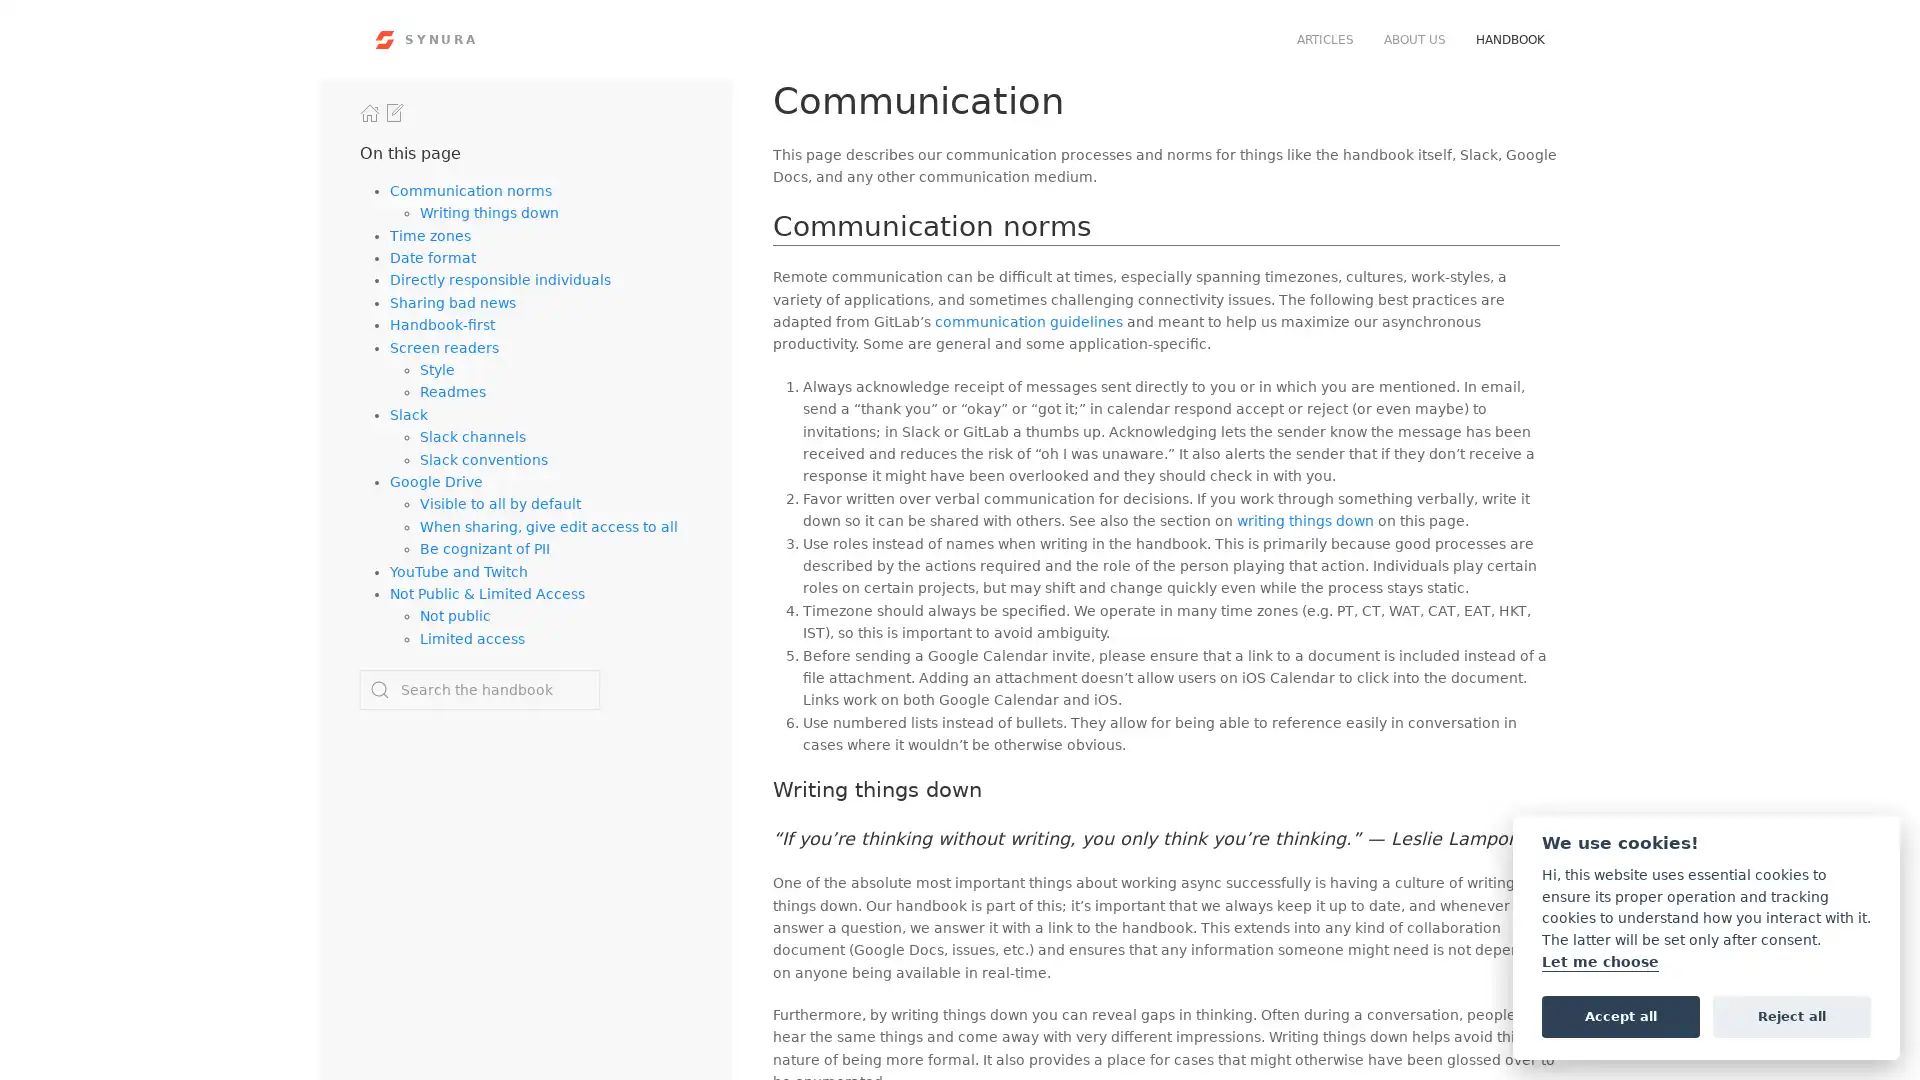 Image resolution: width=1920 pixels, height=1080 pixels. What do you see at coordinates (1620, 1015) in the screenshot?
I see `Accept all` at bounding box center [1620, 1015].